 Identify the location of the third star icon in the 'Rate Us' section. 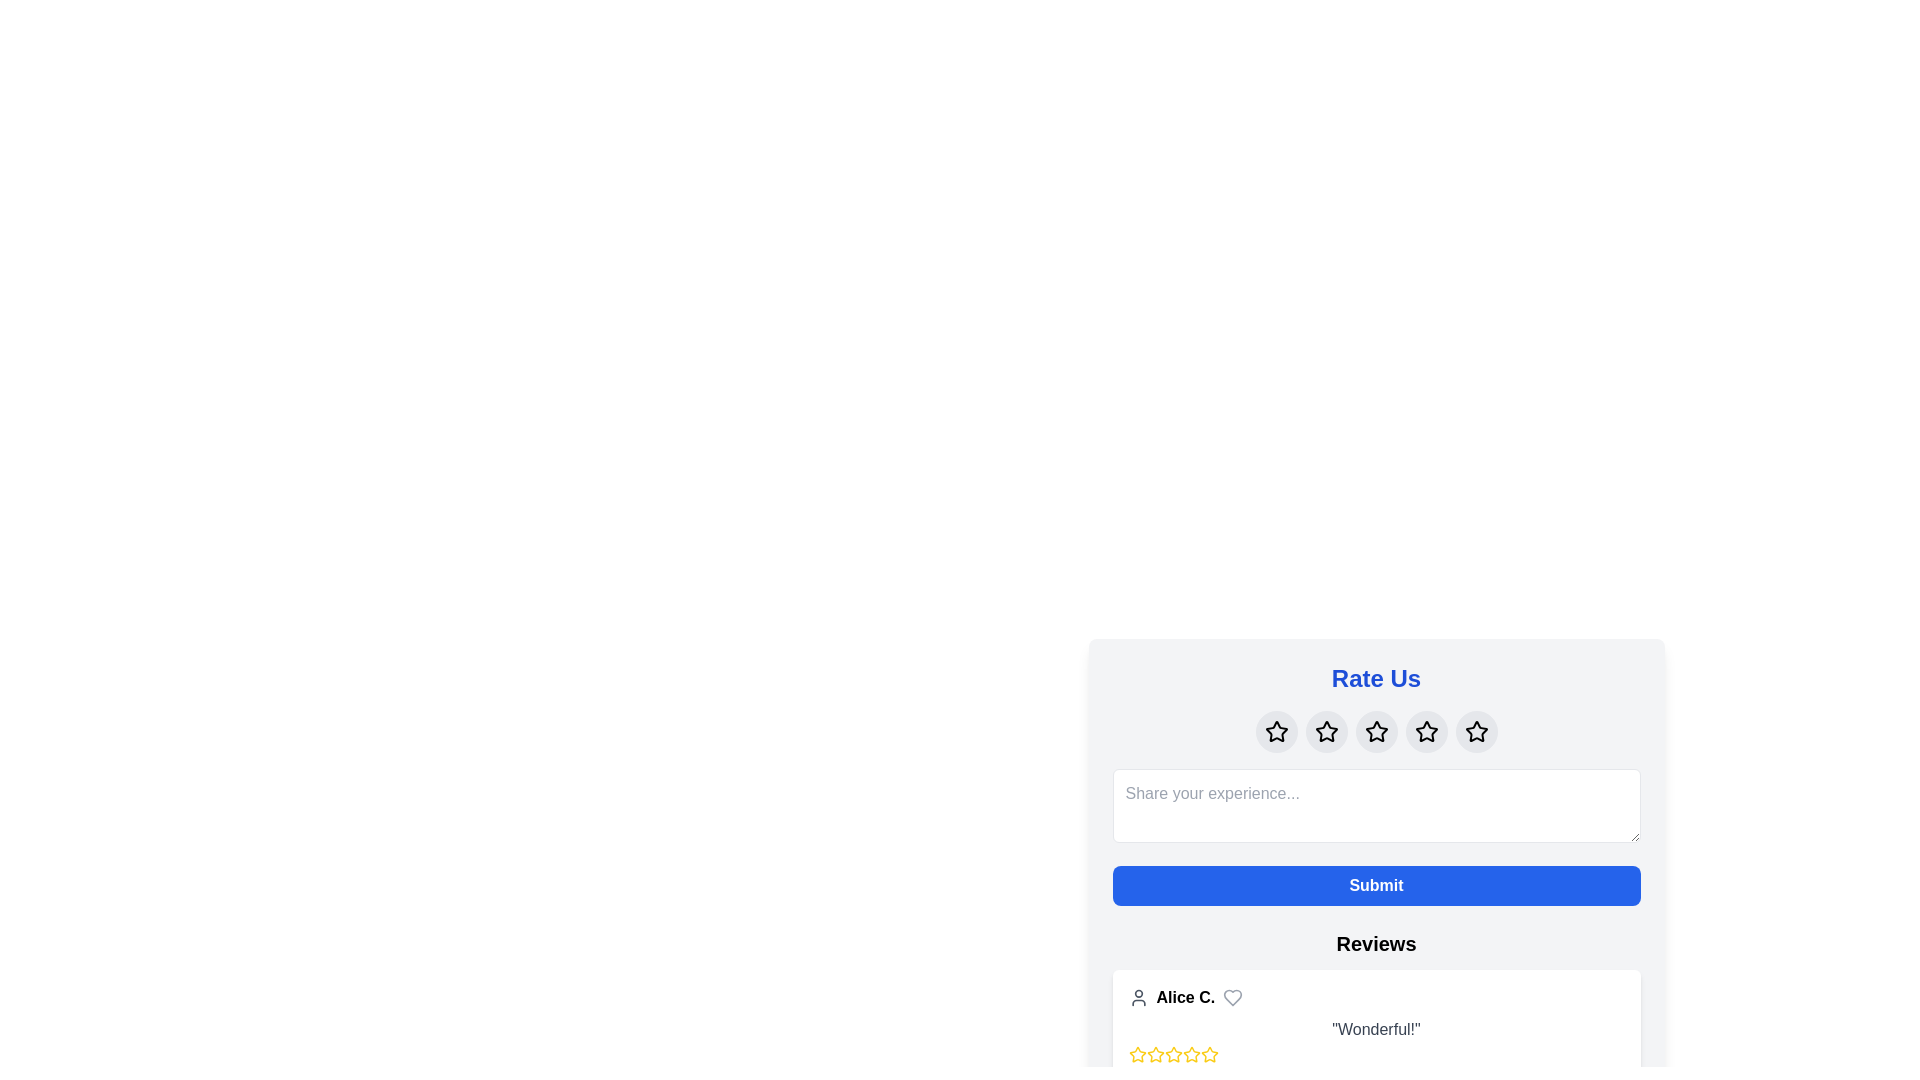
(1375, 732).